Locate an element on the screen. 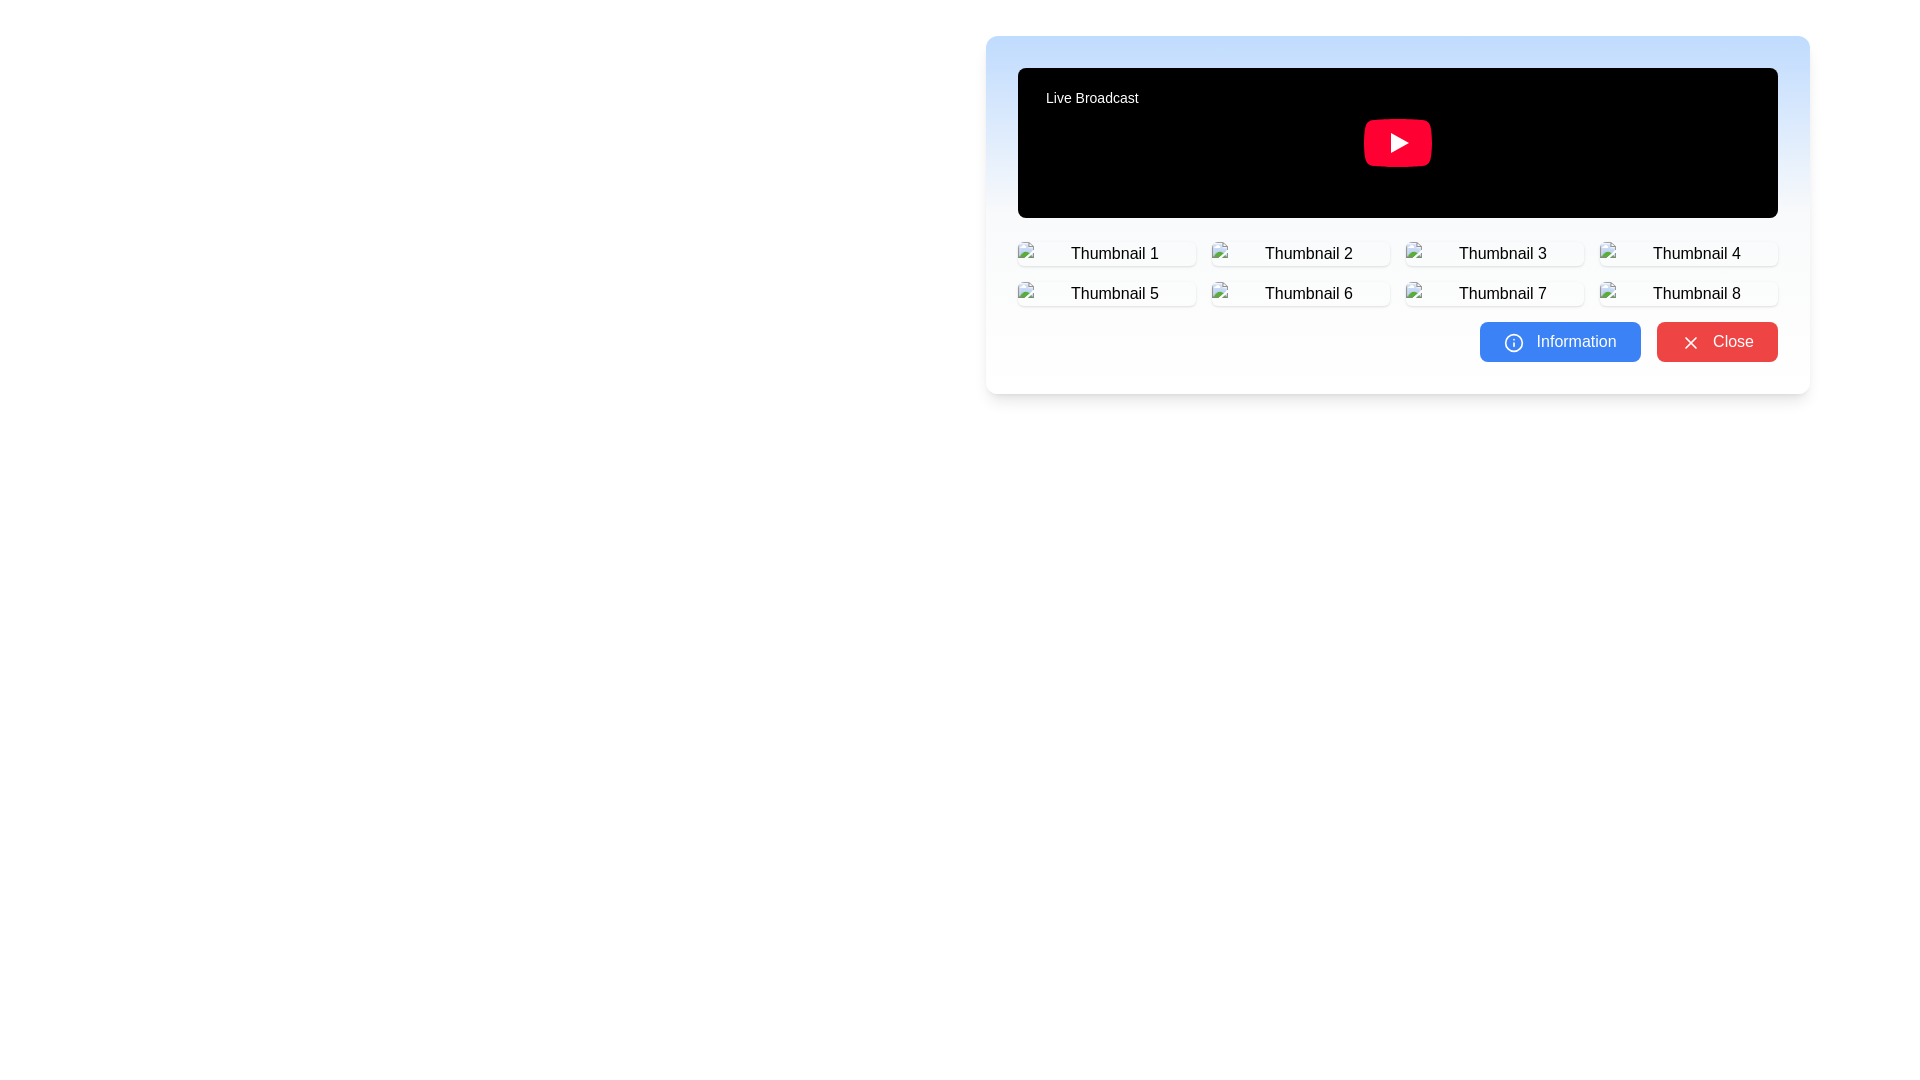  the 'X' icon inside the 'Close' red button located at the bottom-right of the interface is located at coordinates (1689, 341).